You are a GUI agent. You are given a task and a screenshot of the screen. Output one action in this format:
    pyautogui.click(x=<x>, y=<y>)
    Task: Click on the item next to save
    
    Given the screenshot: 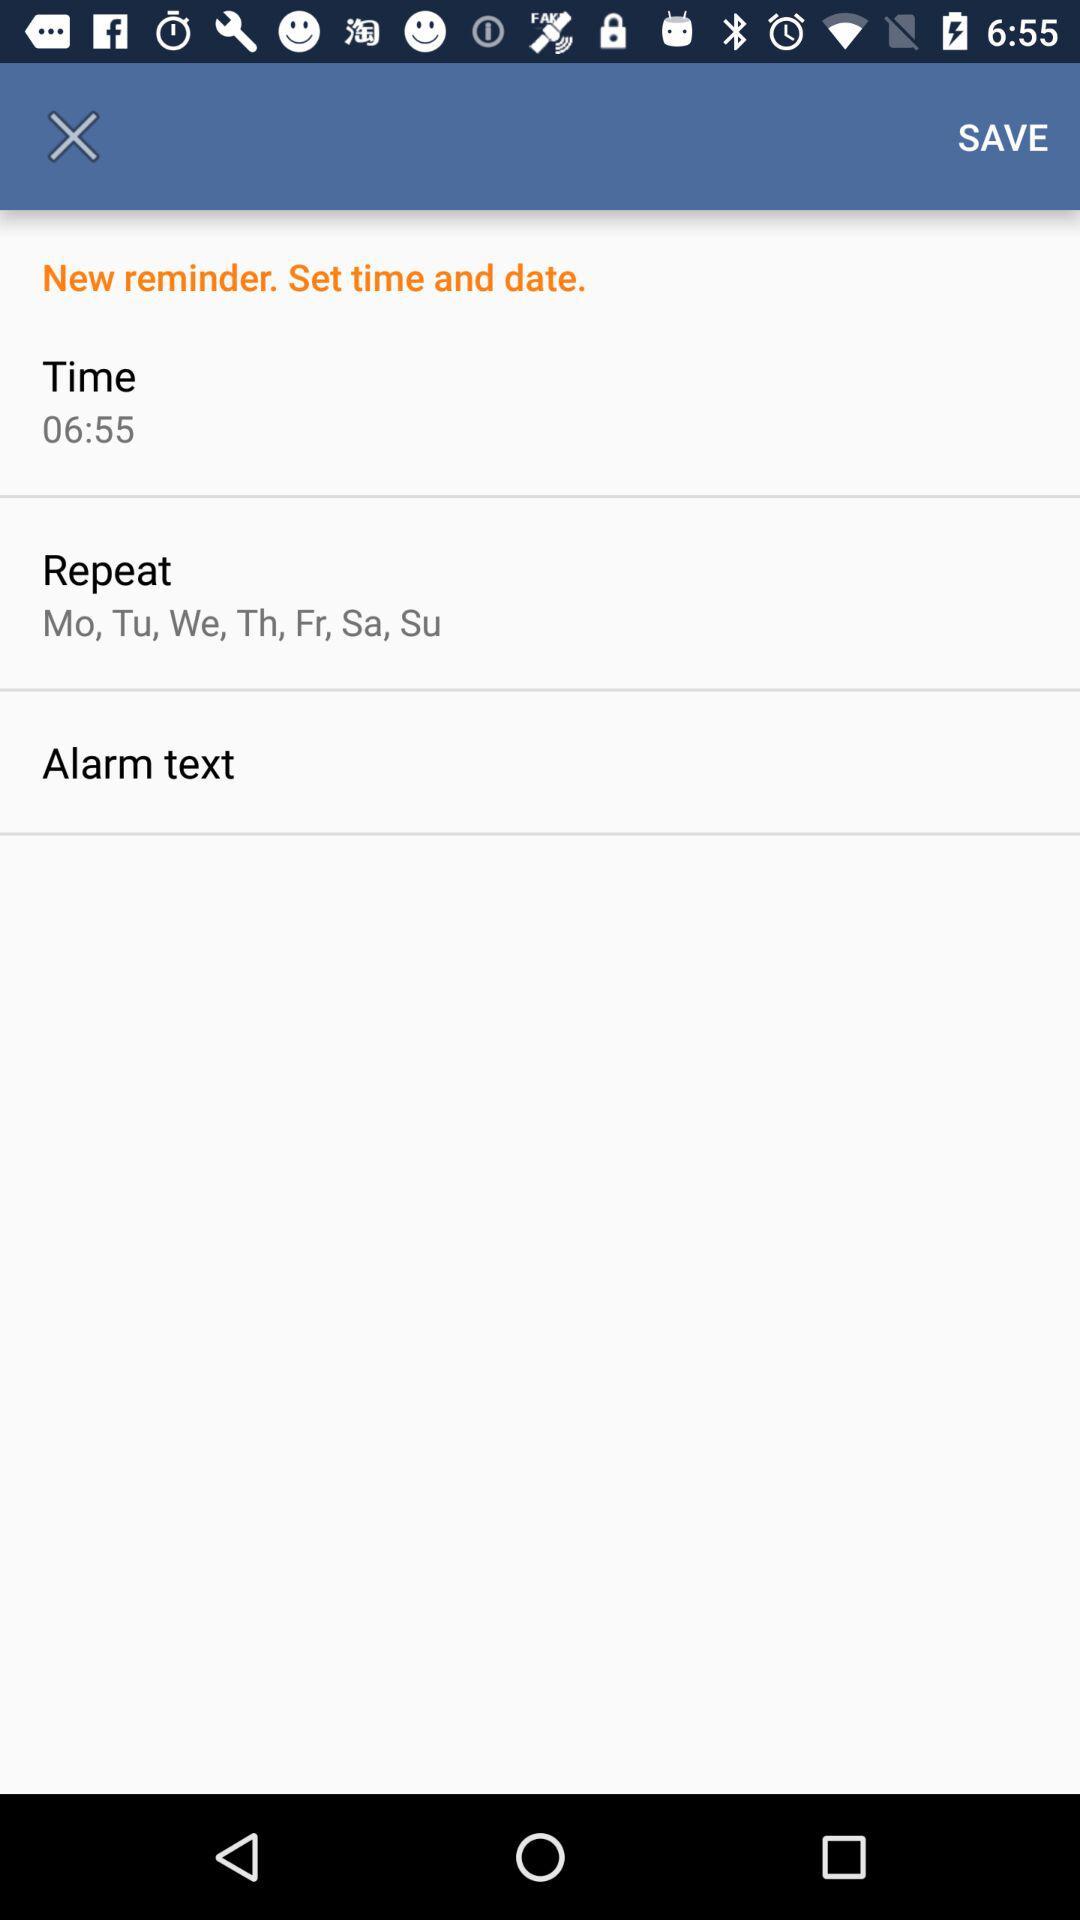 What is the action you would take?
    pyautogui.click(x=72, y=135)
    